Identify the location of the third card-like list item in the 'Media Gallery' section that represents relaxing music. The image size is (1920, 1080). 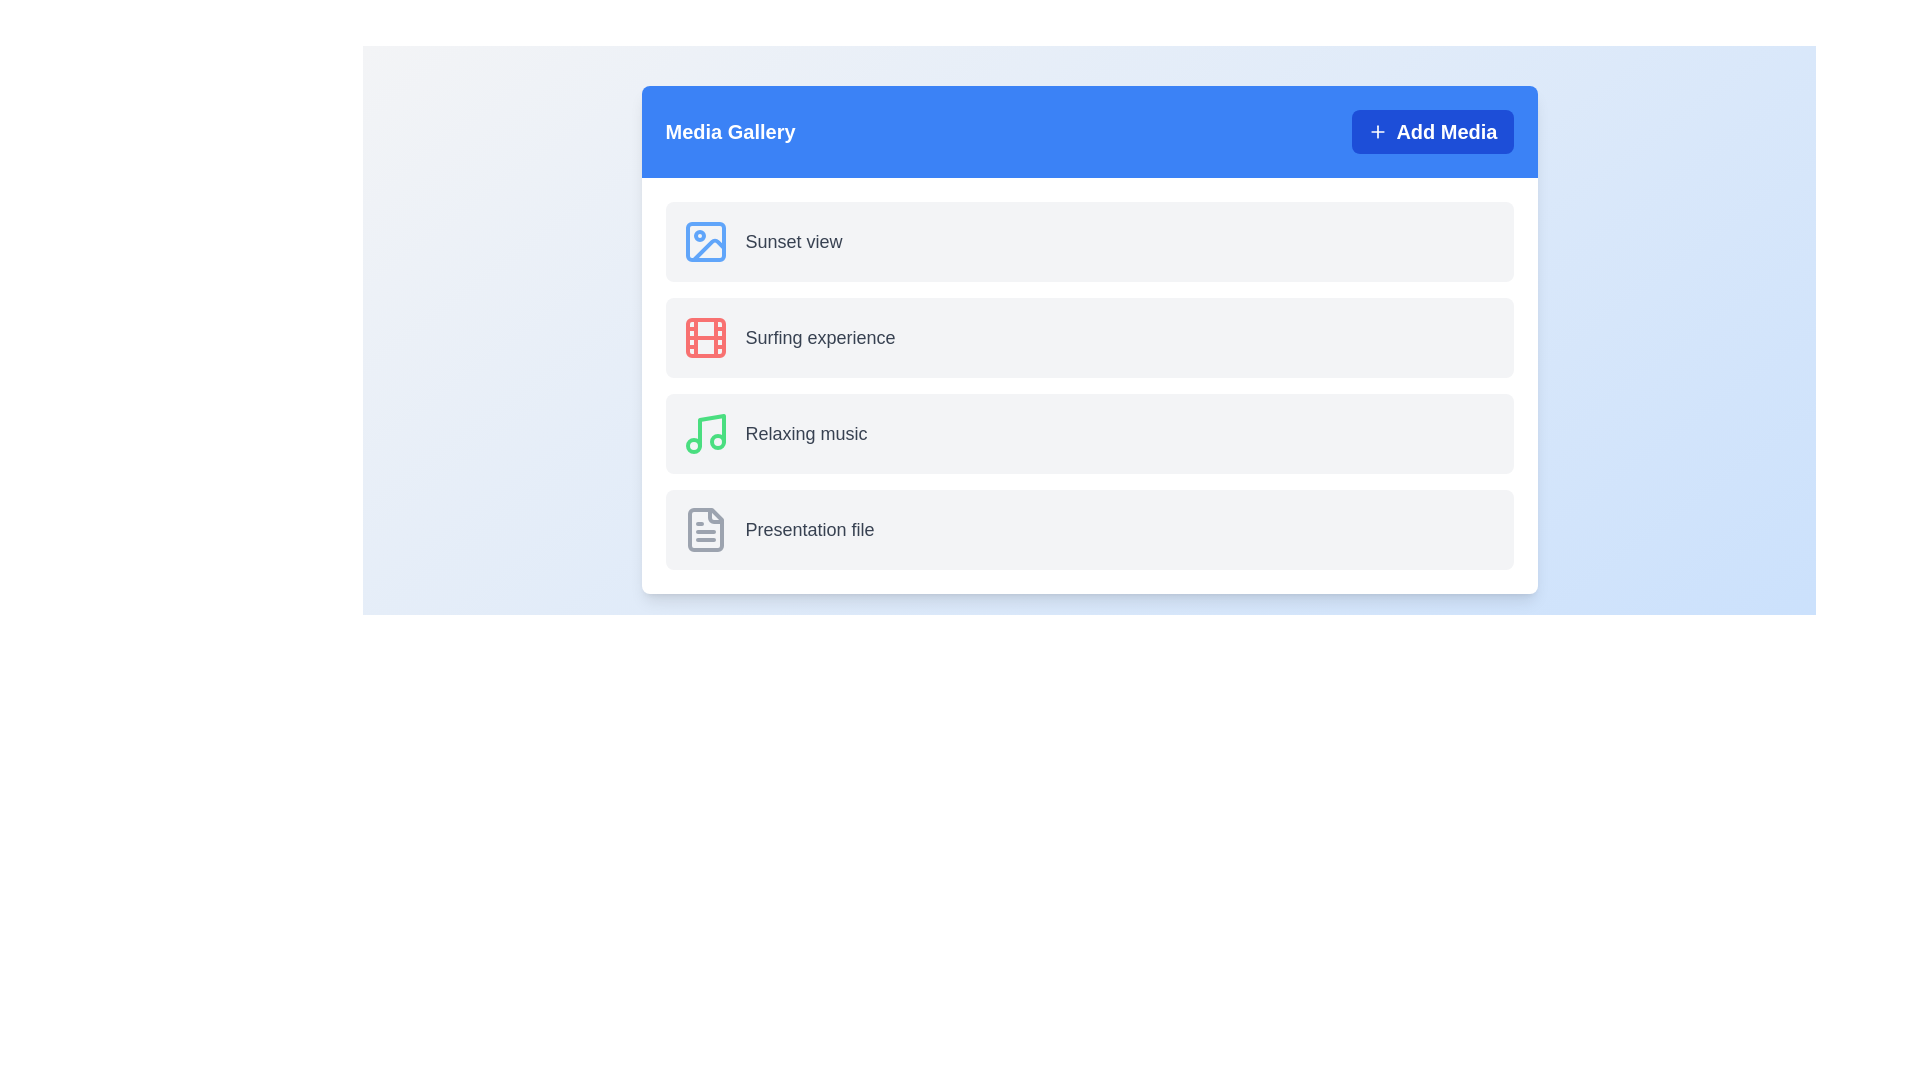
(1088, 433).